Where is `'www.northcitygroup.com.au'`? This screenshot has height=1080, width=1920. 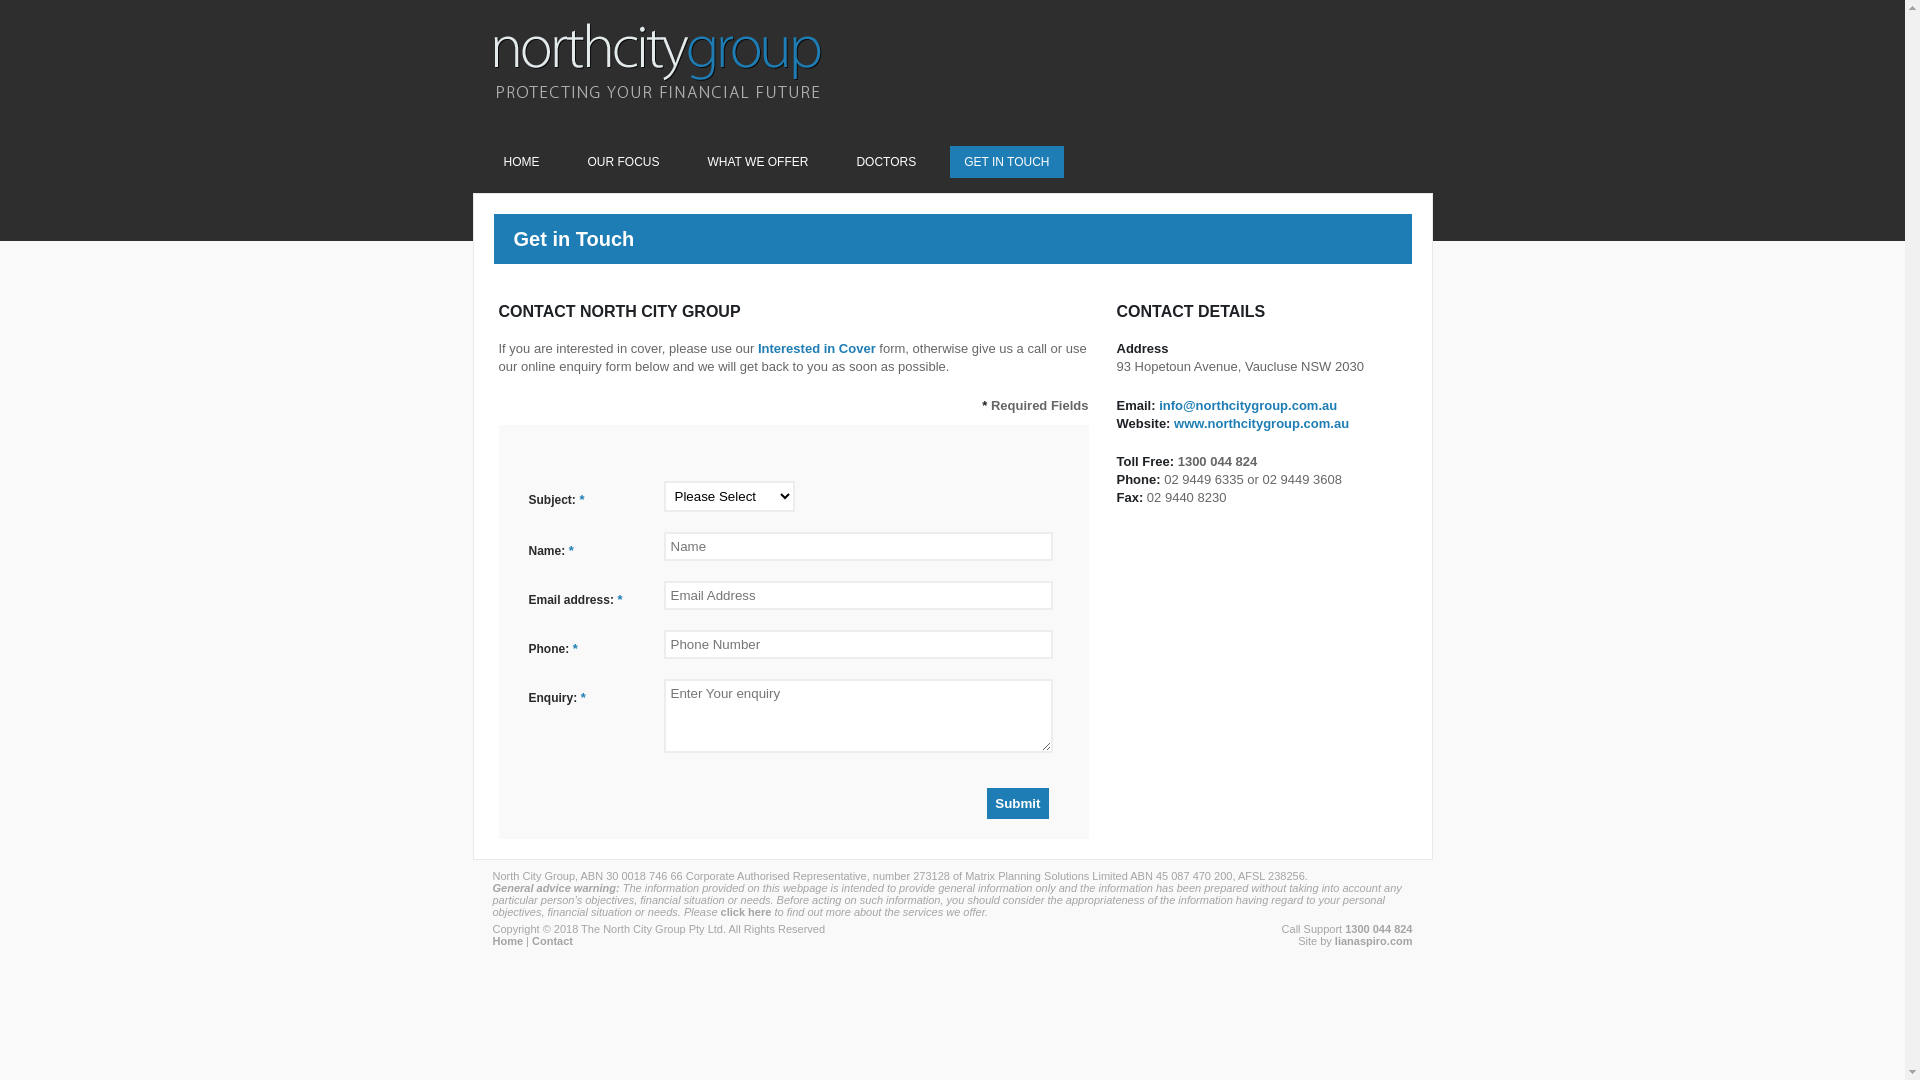
'www.northcitygroup.com.au' is located at coordinates (1260, 422).